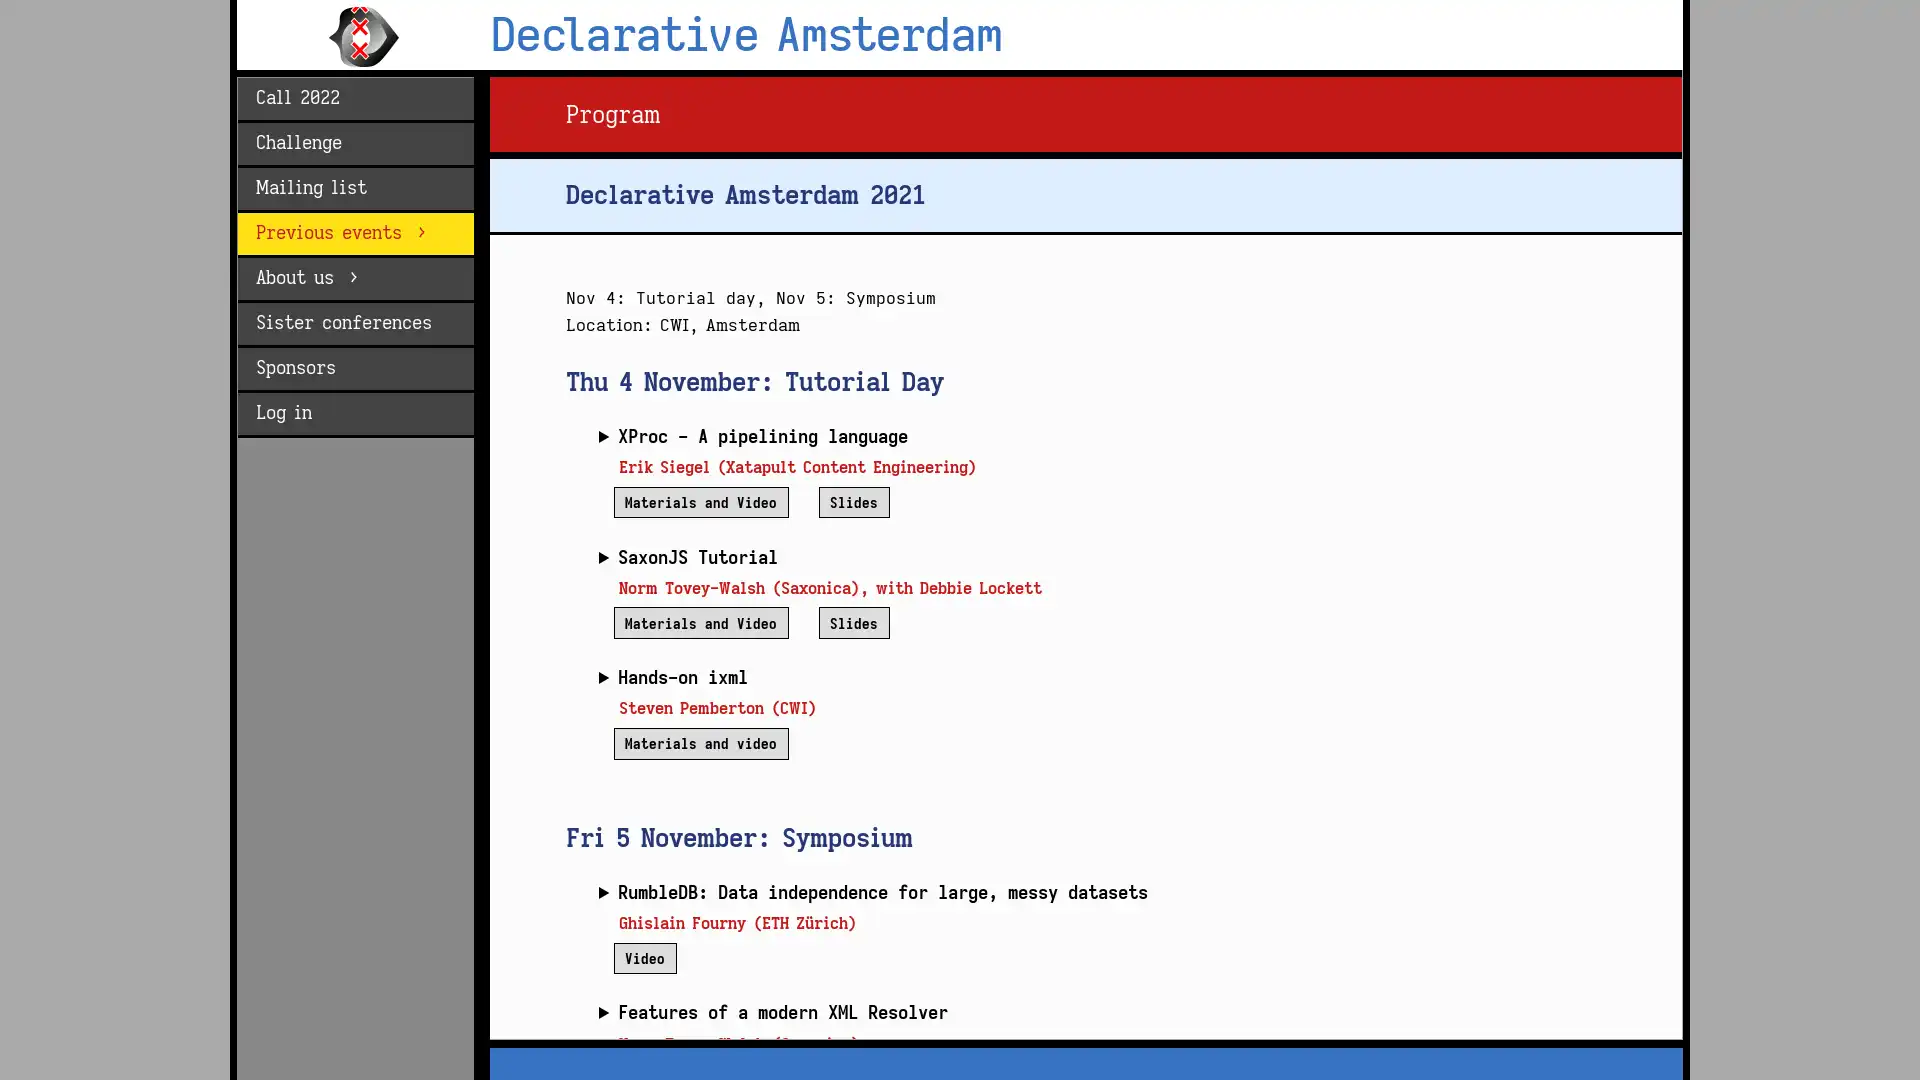  I want to click on Video, so click(644, 956).